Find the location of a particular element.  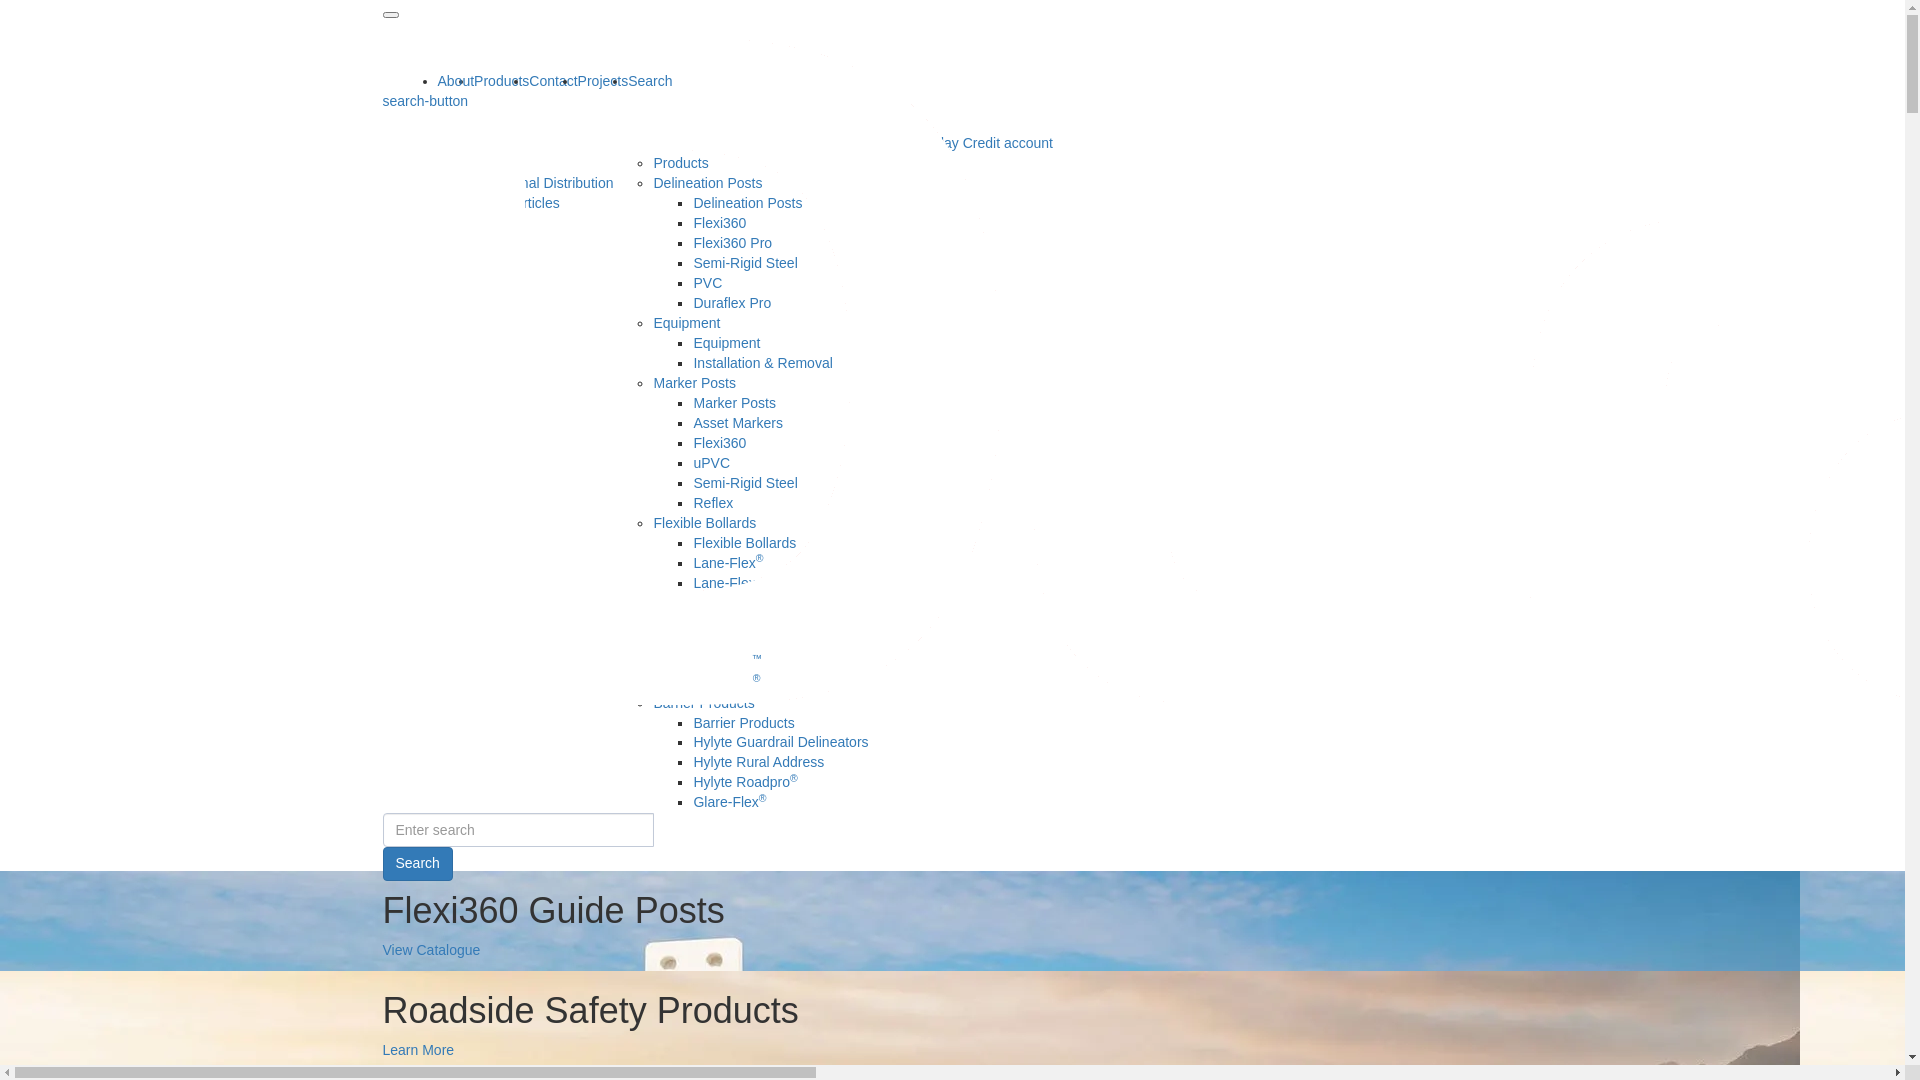

'Barrier Products' is located at coordinates (692, 721).